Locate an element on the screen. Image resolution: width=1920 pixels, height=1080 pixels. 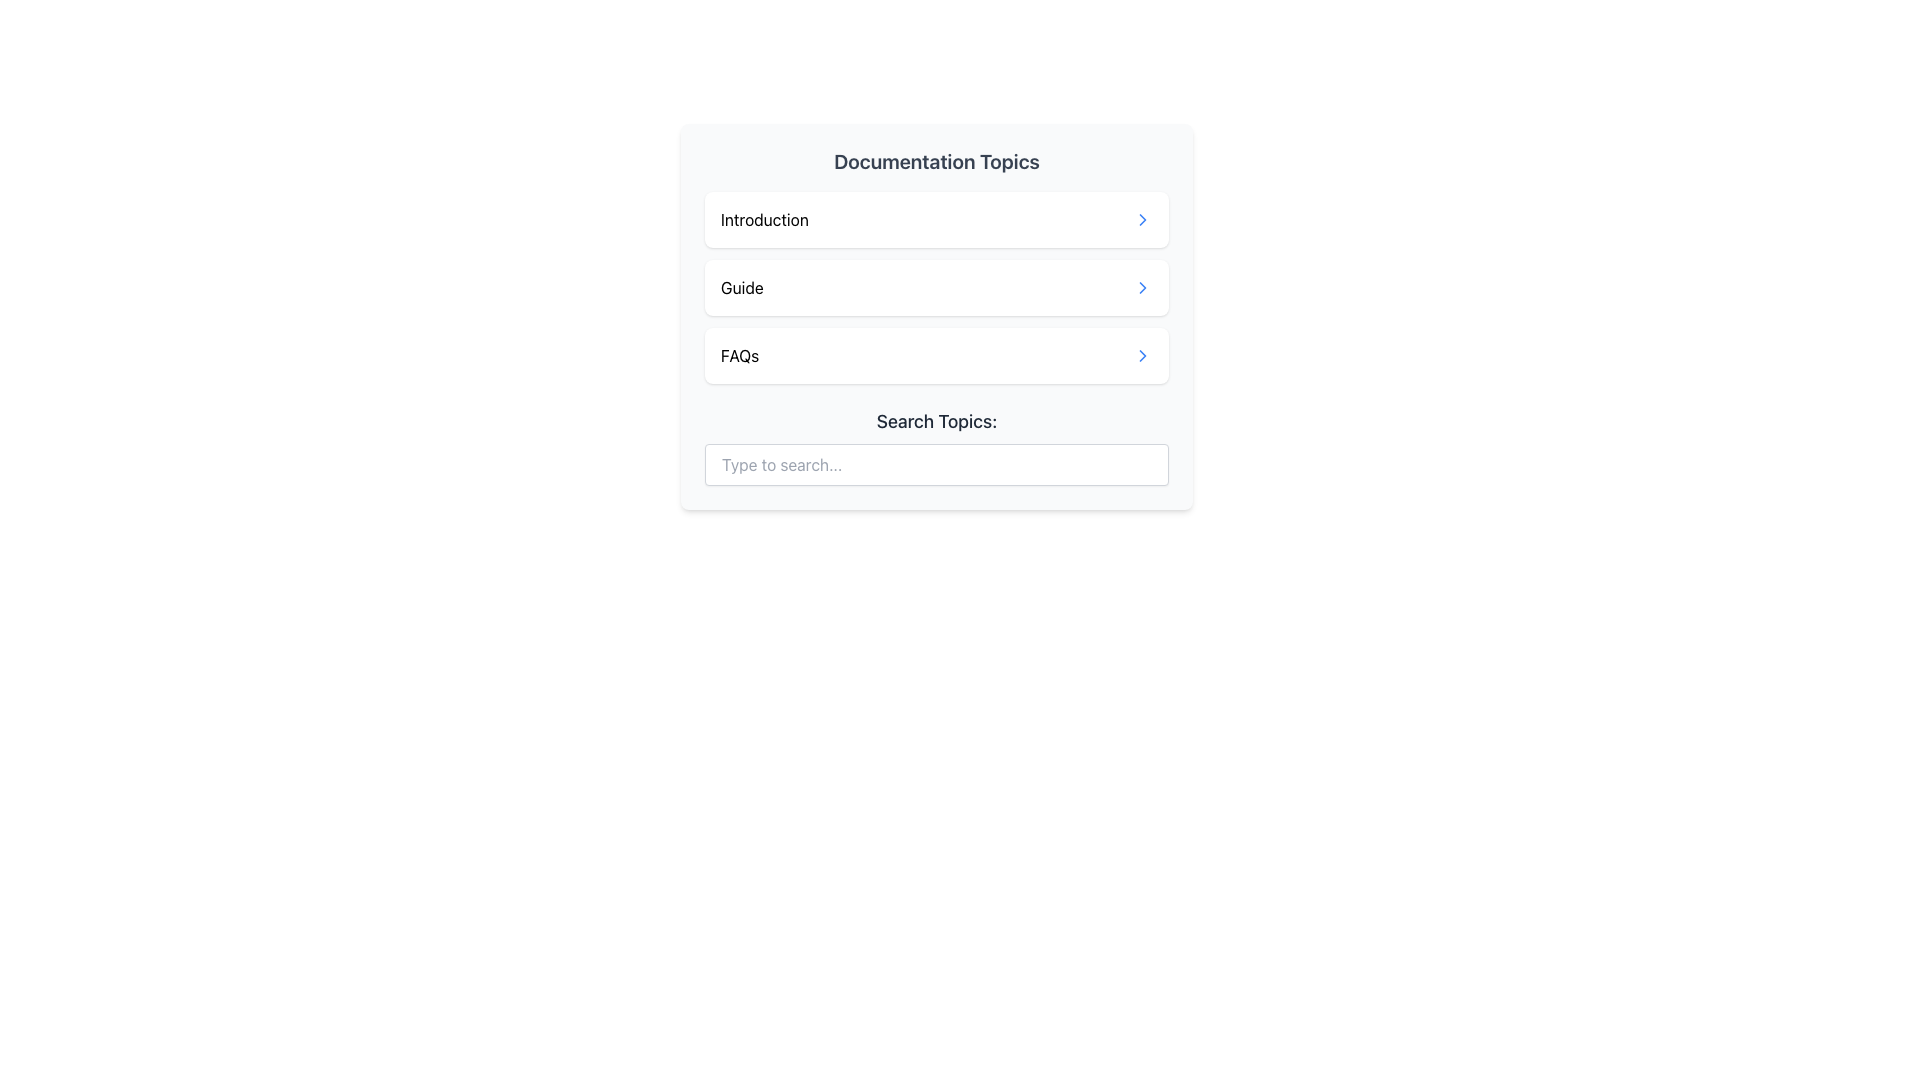
the rightward-pointing blue arrow icon representing a navigation indicator located under the 'FAQs' label in the Documentation Topics list is located at coordinates (1142, 354).